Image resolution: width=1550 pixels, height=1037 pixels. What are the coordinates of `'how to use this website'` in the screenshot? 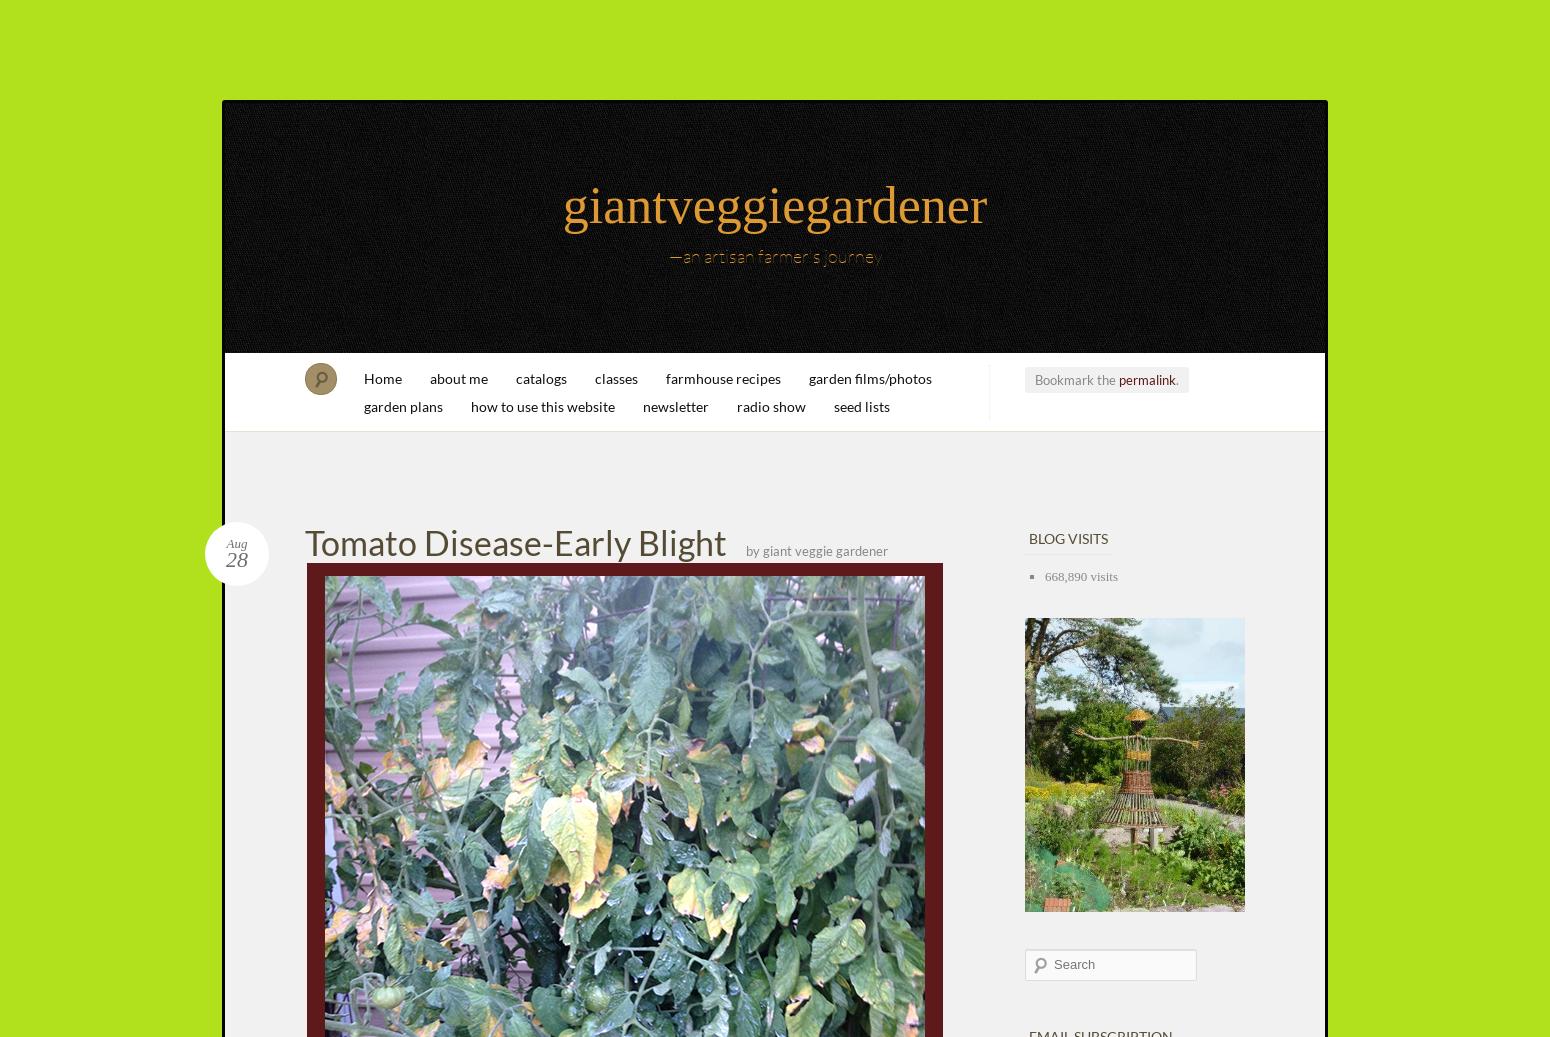 It's located at (470, 405).